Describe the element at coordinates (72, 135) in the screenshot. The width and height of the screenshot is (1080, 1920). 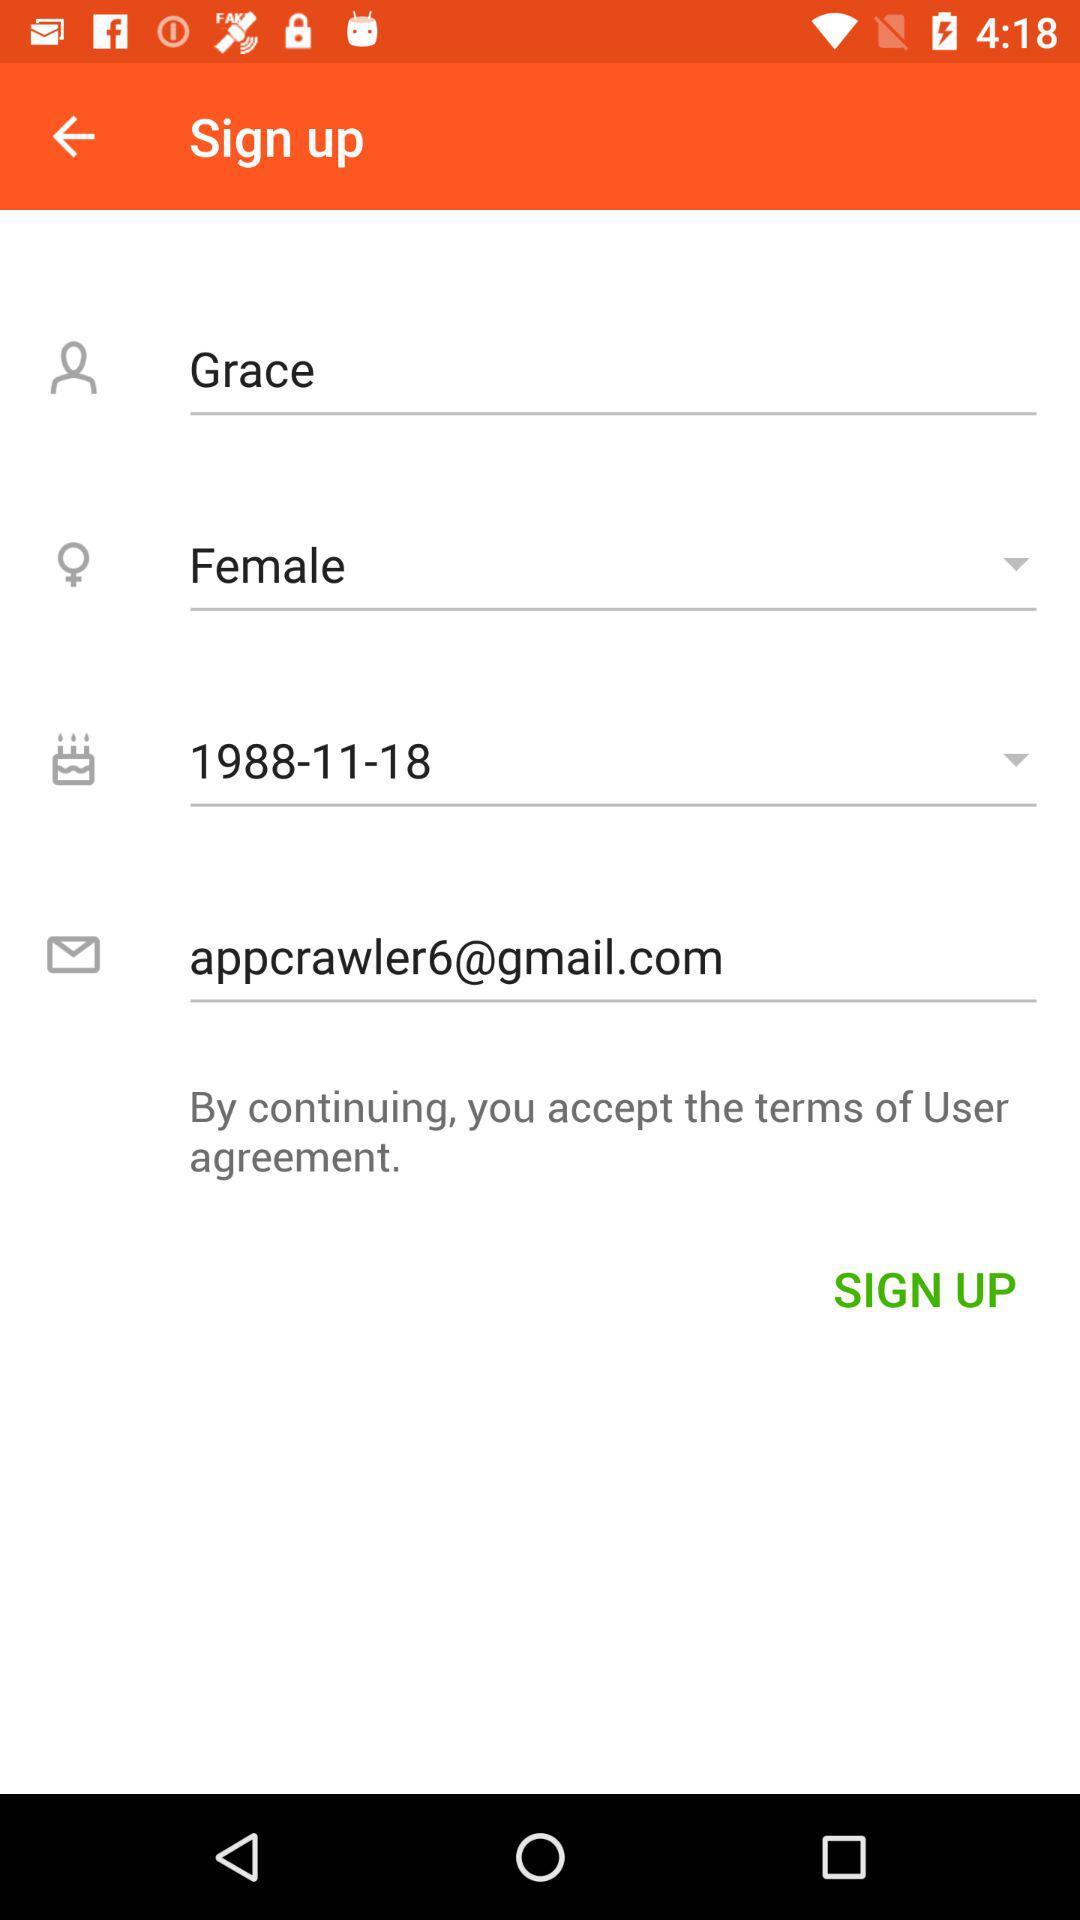
I see `the icon to the left of sign up icon` at that location.